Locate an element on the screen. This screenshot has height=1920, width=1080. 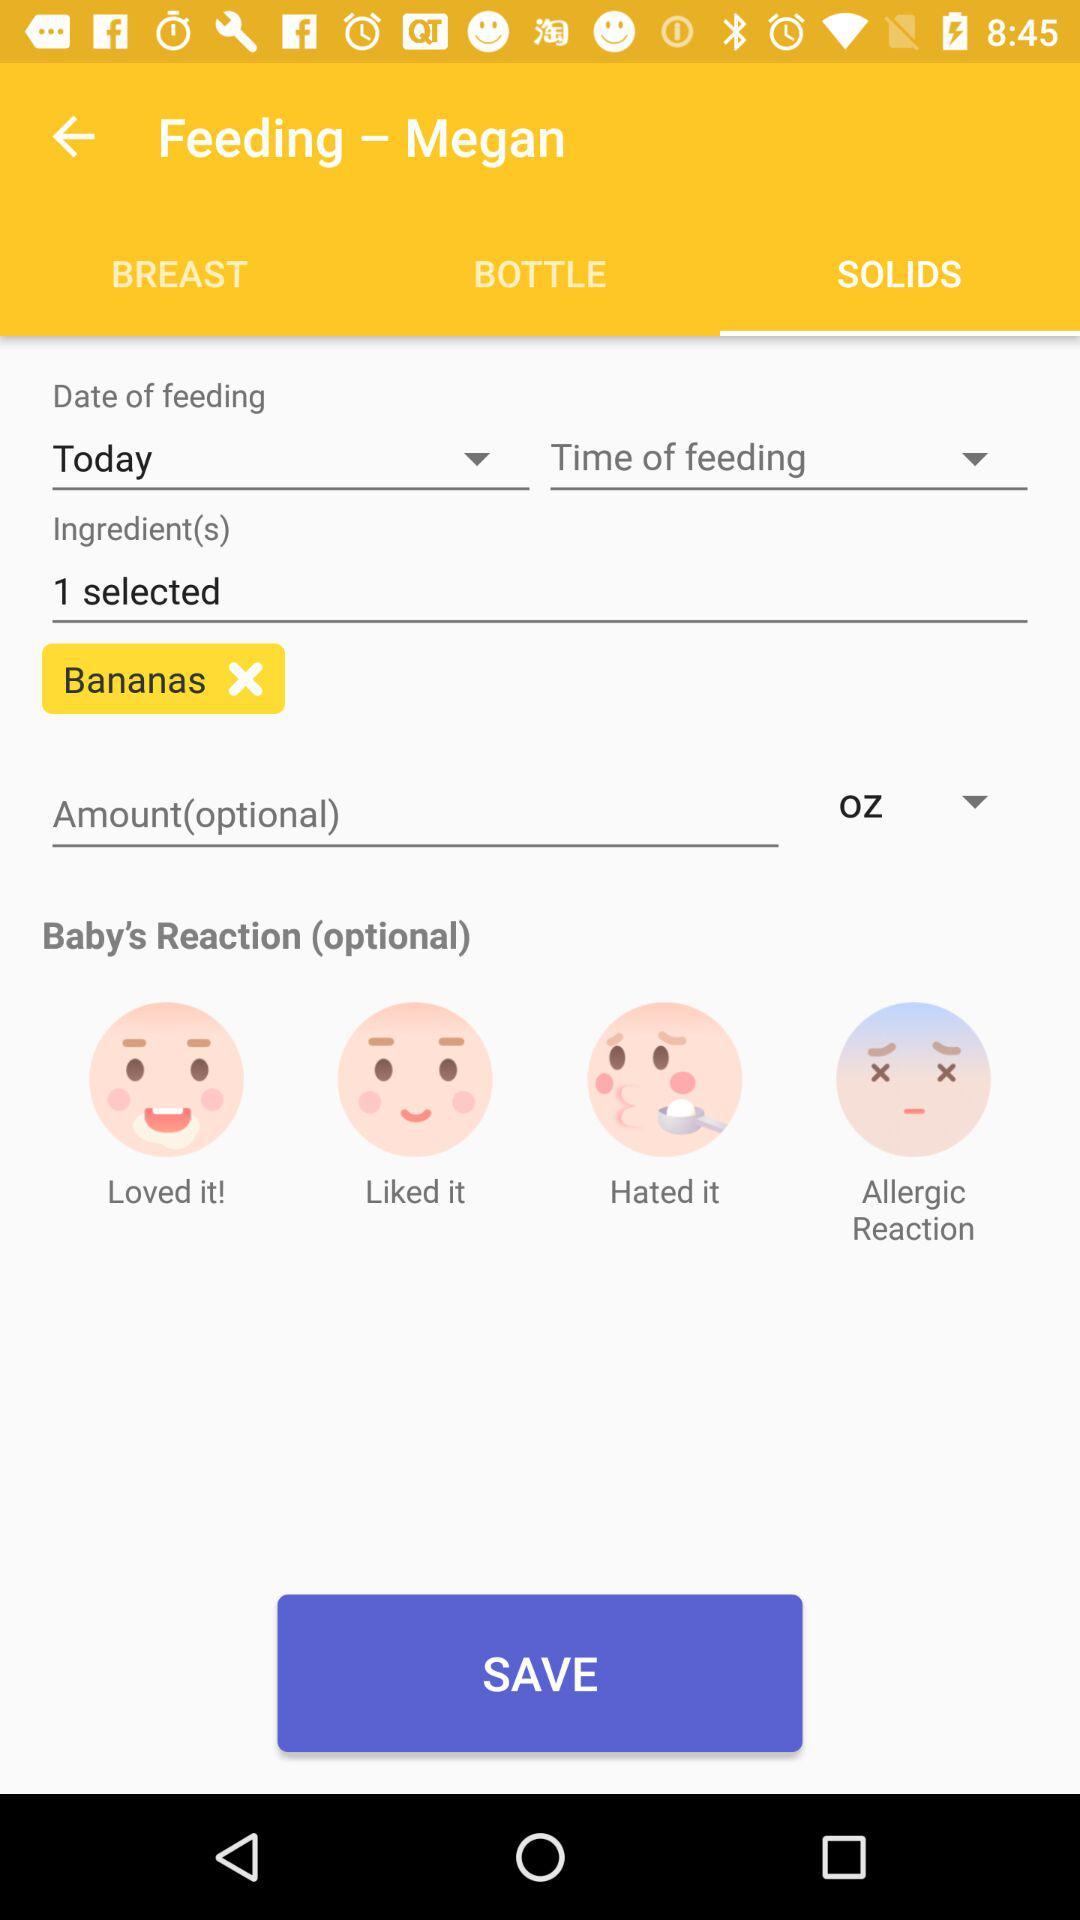
icon above the 1 selected is located at coordinates (788, 457).